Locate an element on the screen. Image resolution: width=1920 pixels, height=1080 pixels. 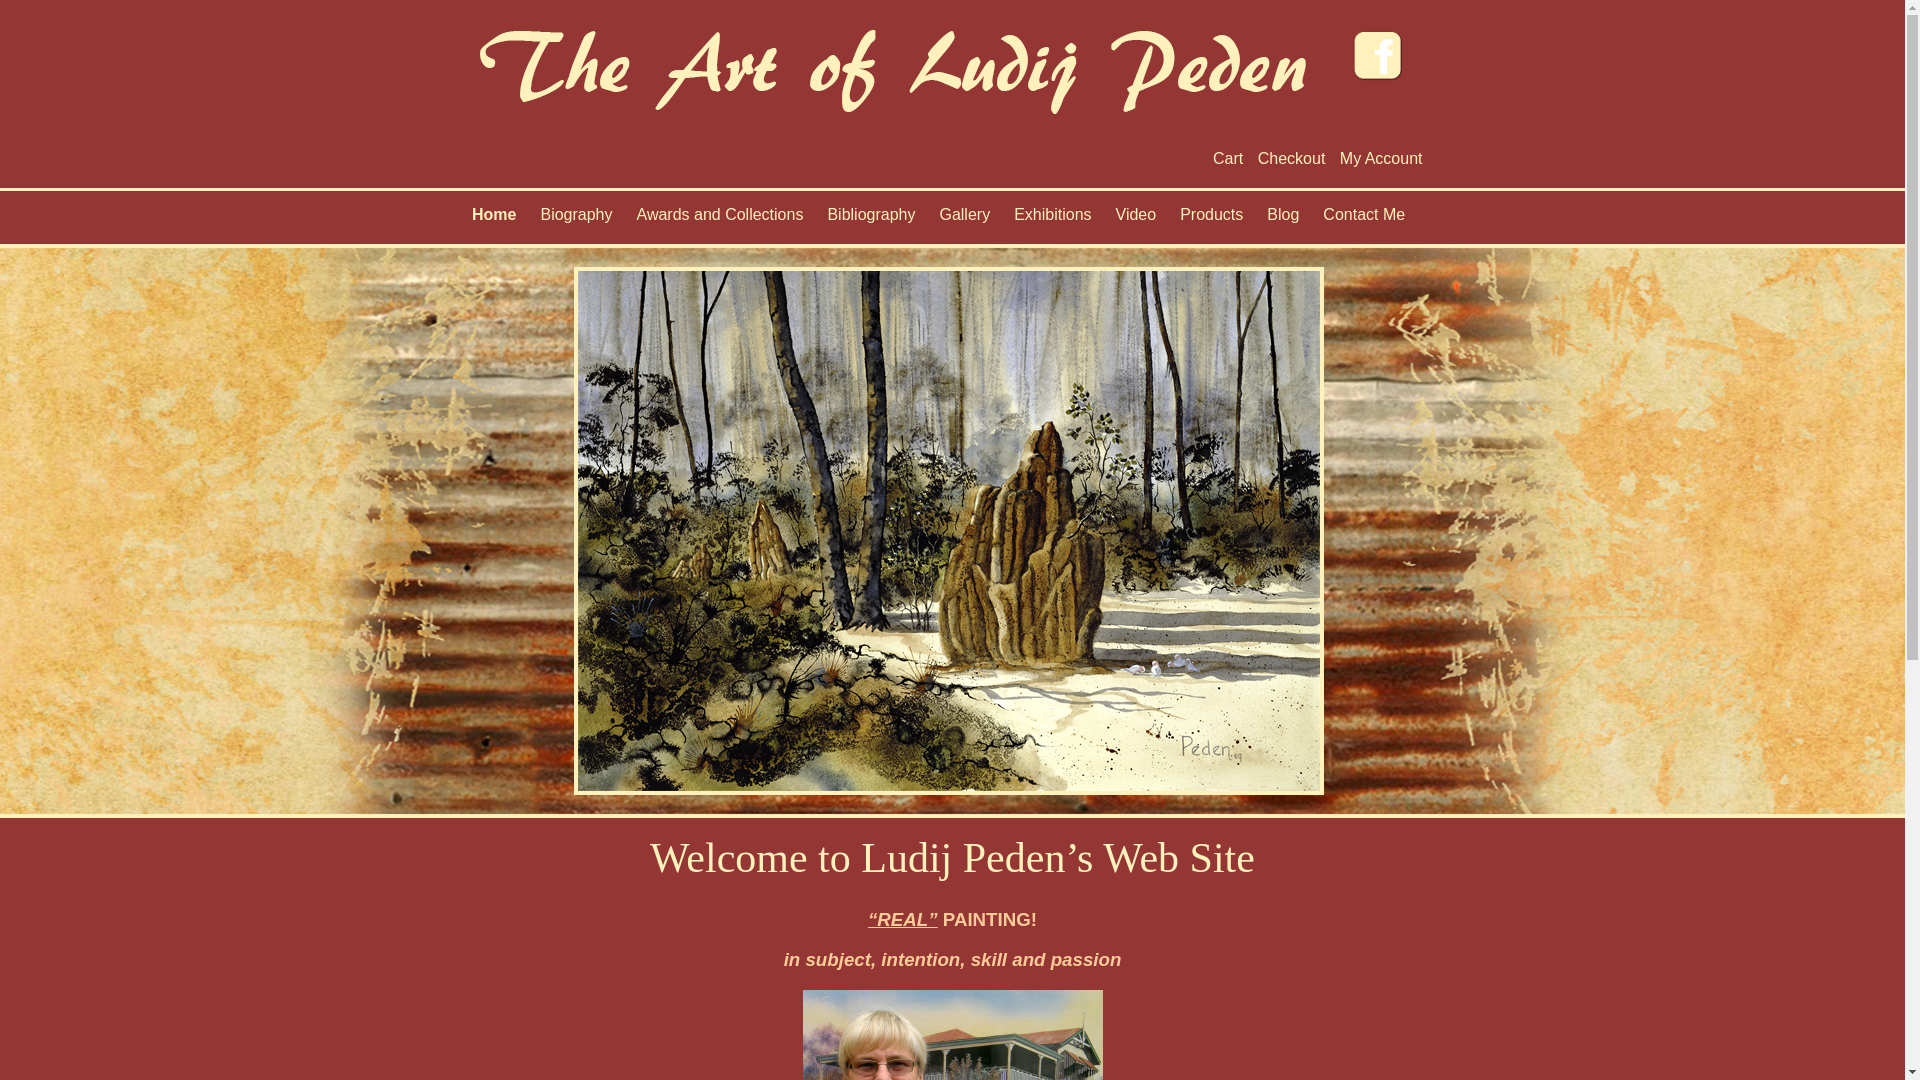
'Products' is located at coordinates (1170, 219).